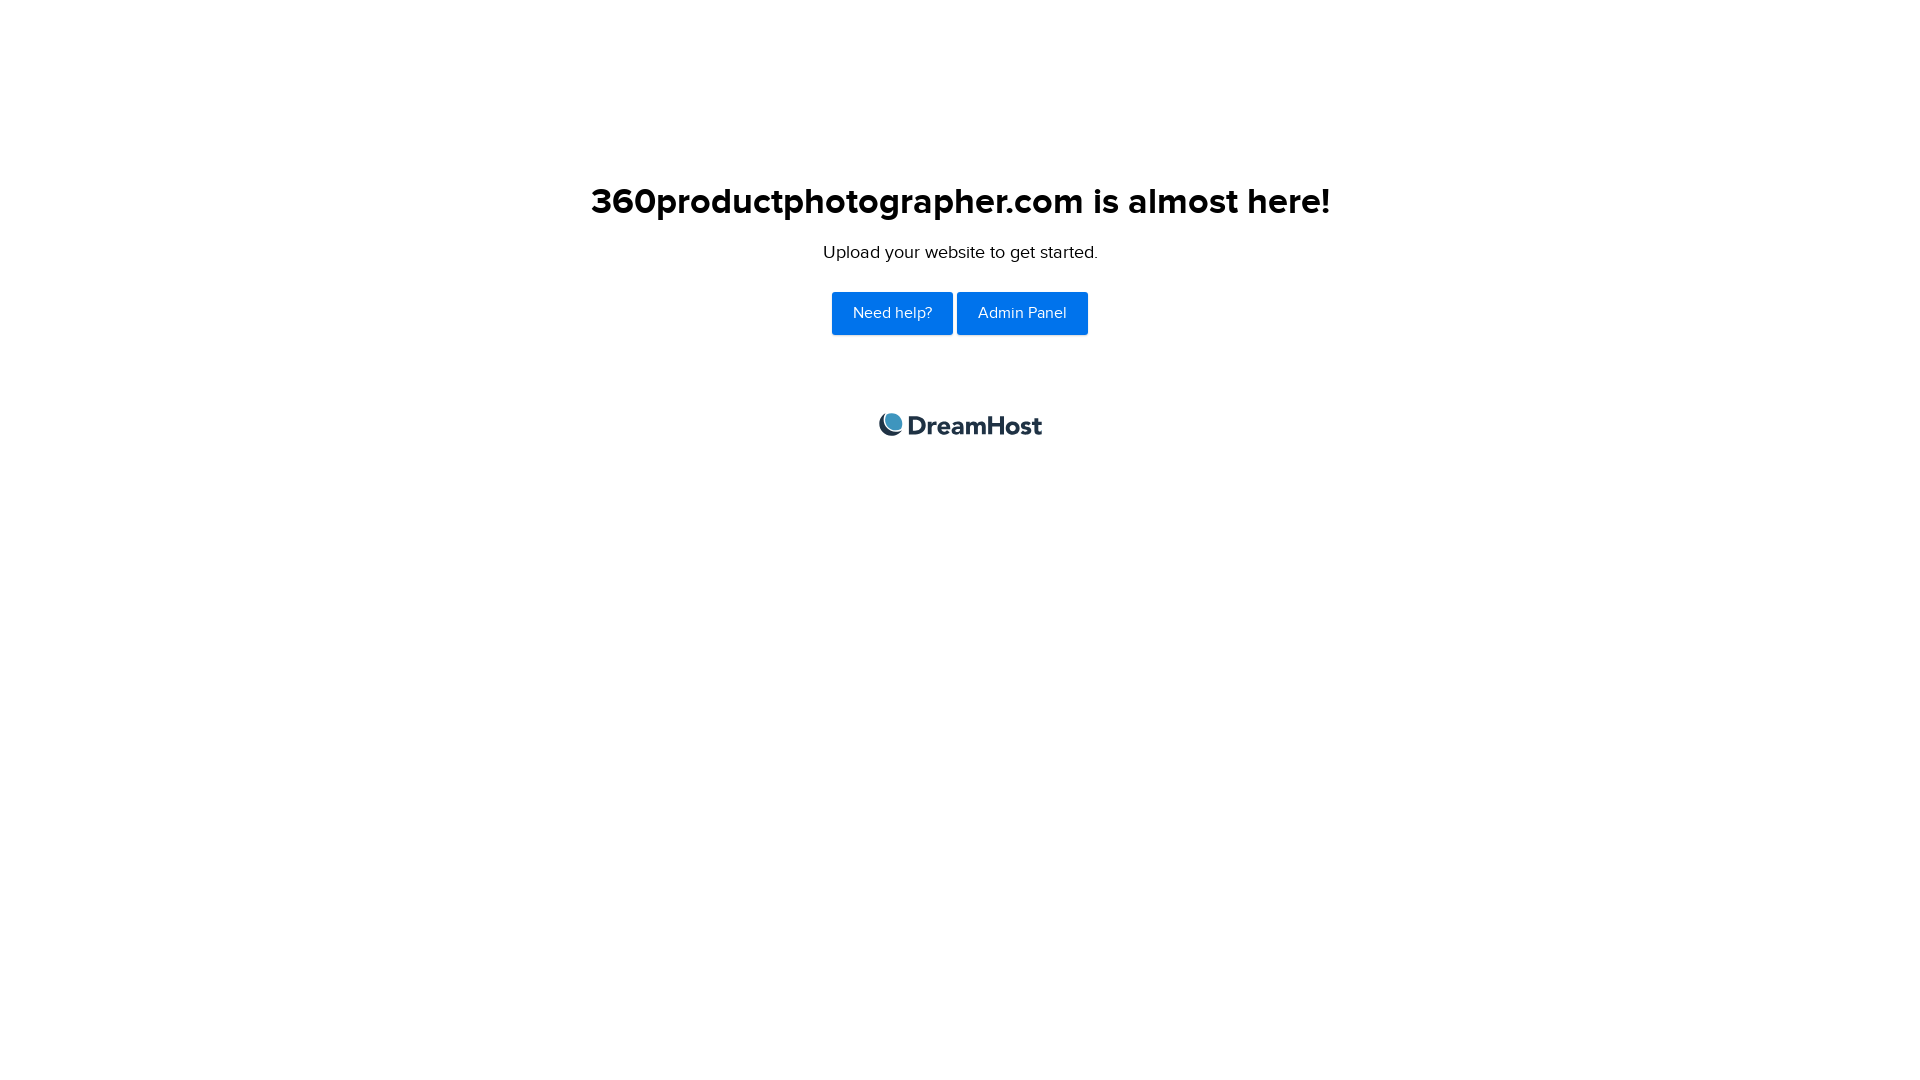 This screenshot has height=1080, width=1920. What do you see at coordinates (1022, 313) in the screenshot?
I see `'Admin Panel'` at bounding box center [1022, 313].